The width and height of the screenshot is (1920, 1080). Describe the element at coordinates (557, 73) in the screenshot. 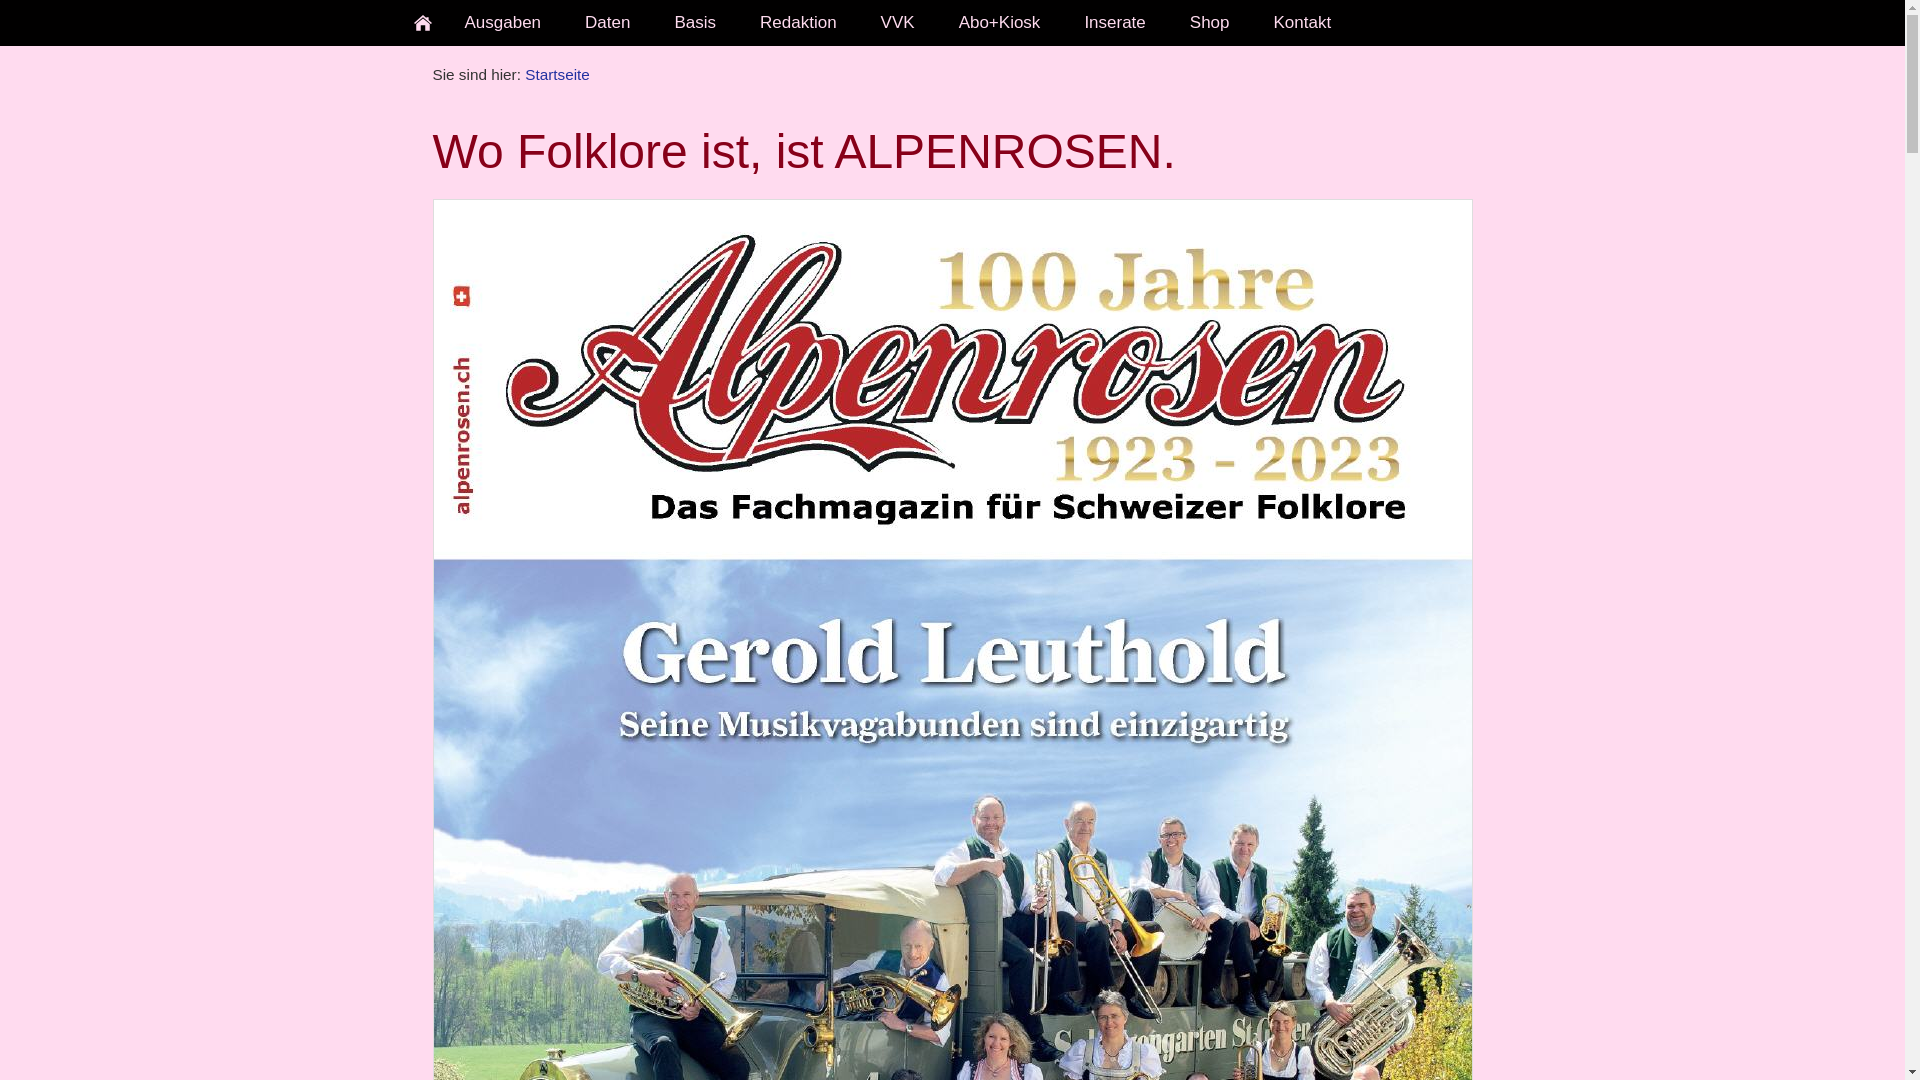

I see `'Startseite'` at that location.